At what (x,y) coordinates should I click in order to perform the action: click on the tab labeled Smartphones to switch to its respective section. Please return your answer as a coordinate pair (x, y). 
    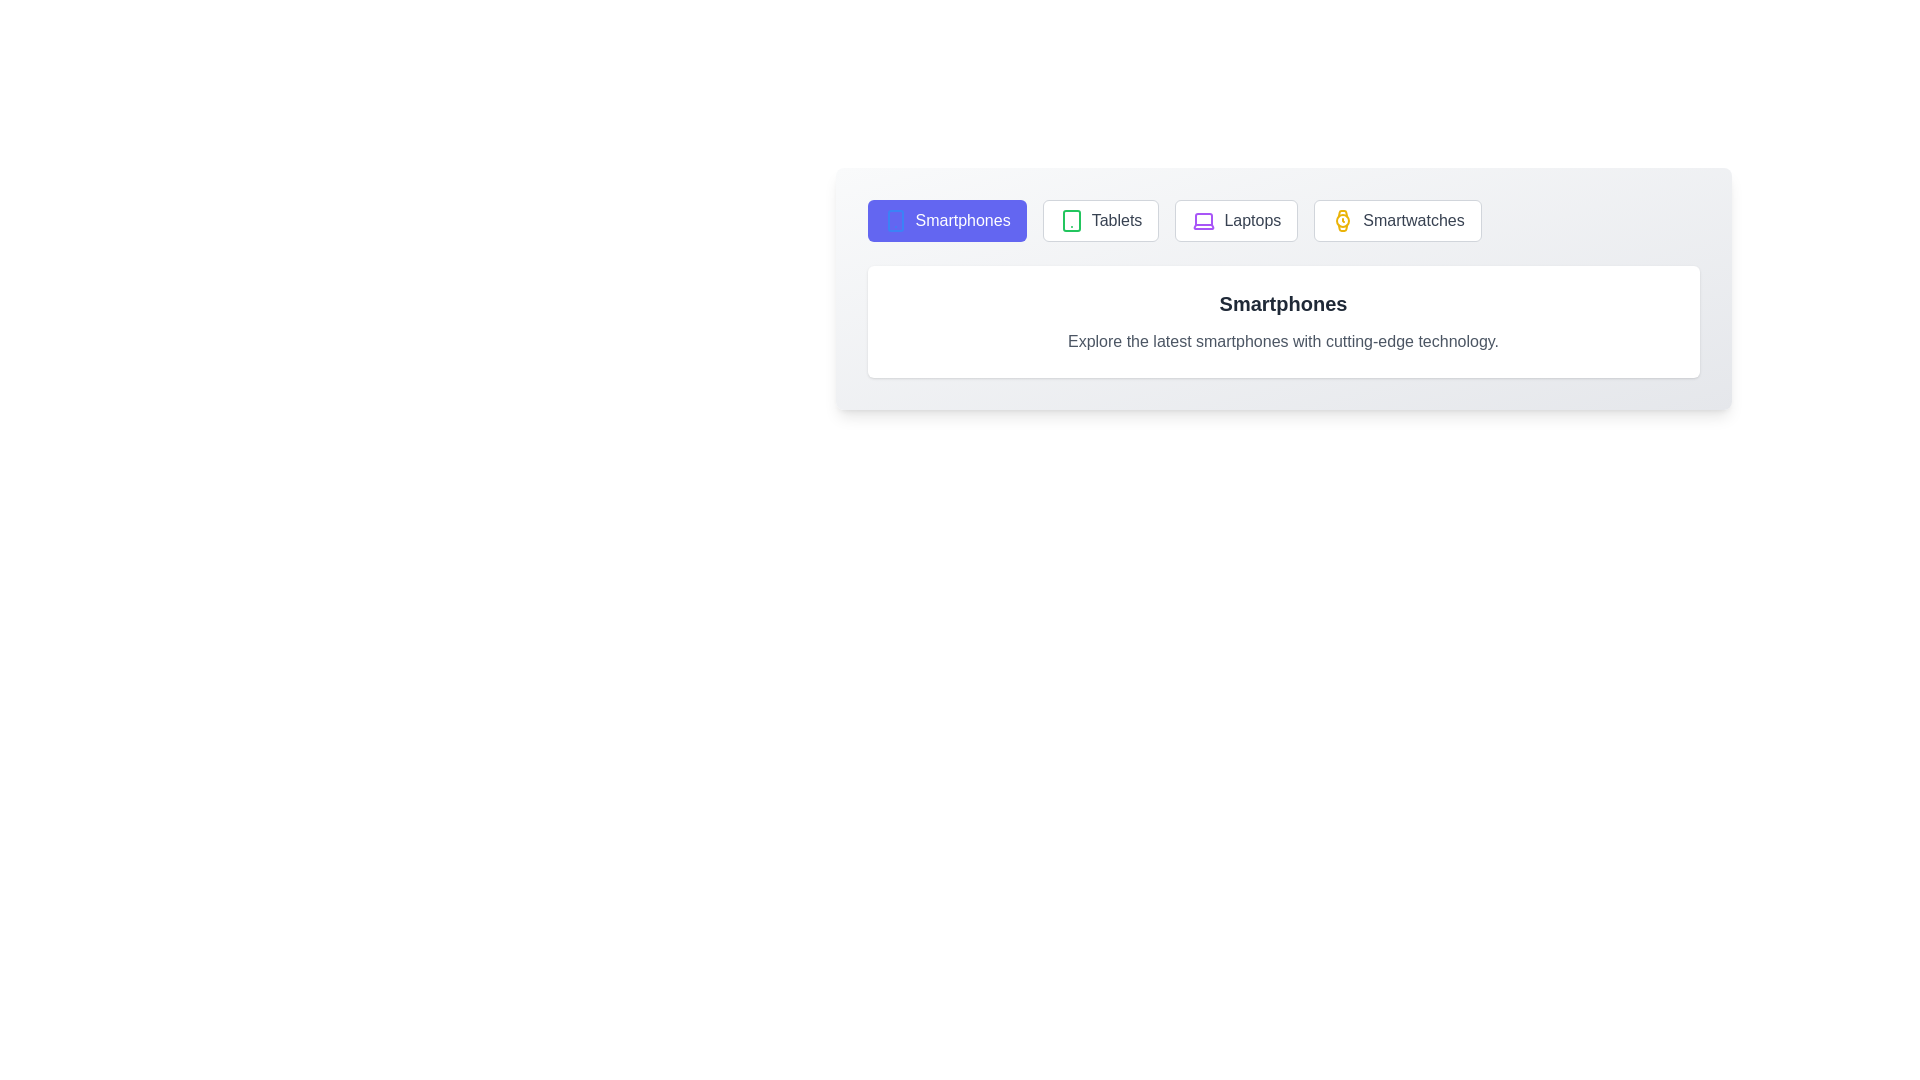
    Looking at the image, I should click on (946, 220).